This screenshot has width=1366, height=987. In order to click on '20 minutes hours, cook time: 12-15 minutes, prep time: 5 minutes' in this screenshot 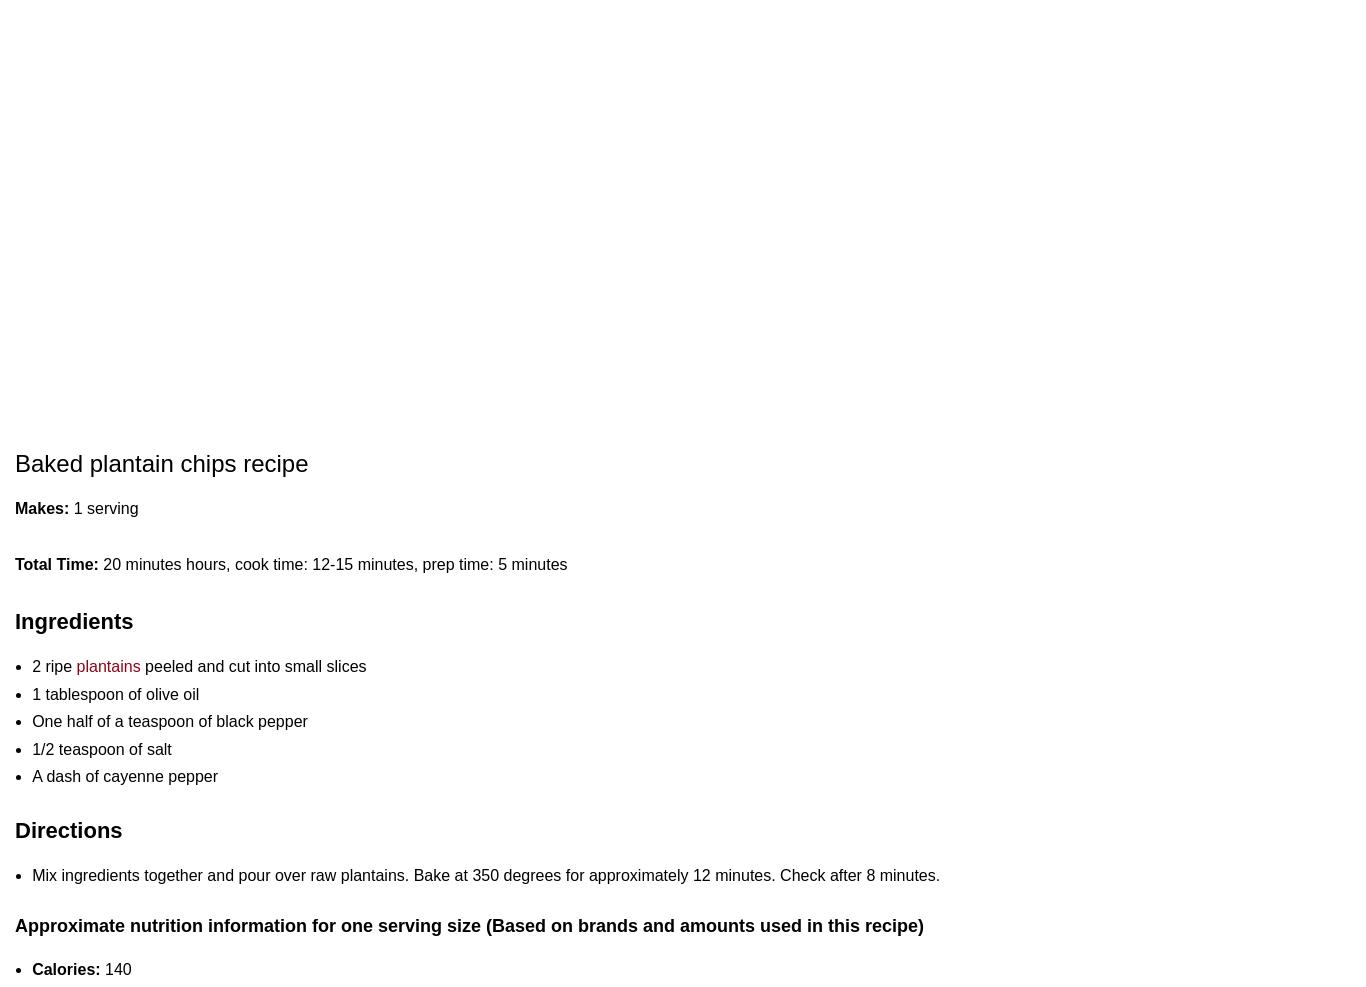, I will do `click(332, 563)`.